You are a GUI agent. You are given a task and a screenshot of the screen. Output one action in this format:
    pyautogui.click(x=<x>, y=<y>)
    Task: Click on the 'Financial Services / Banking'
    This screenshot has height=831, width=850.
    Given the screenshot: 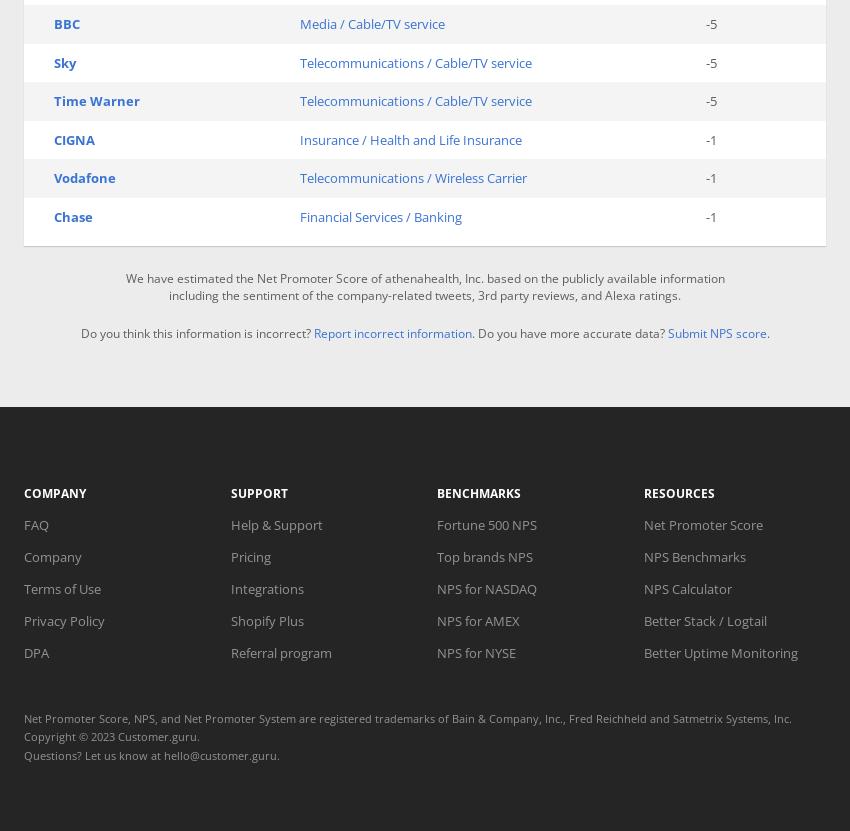 What is the action you would take?
    pyautogui.click(x=379, y=215)
    